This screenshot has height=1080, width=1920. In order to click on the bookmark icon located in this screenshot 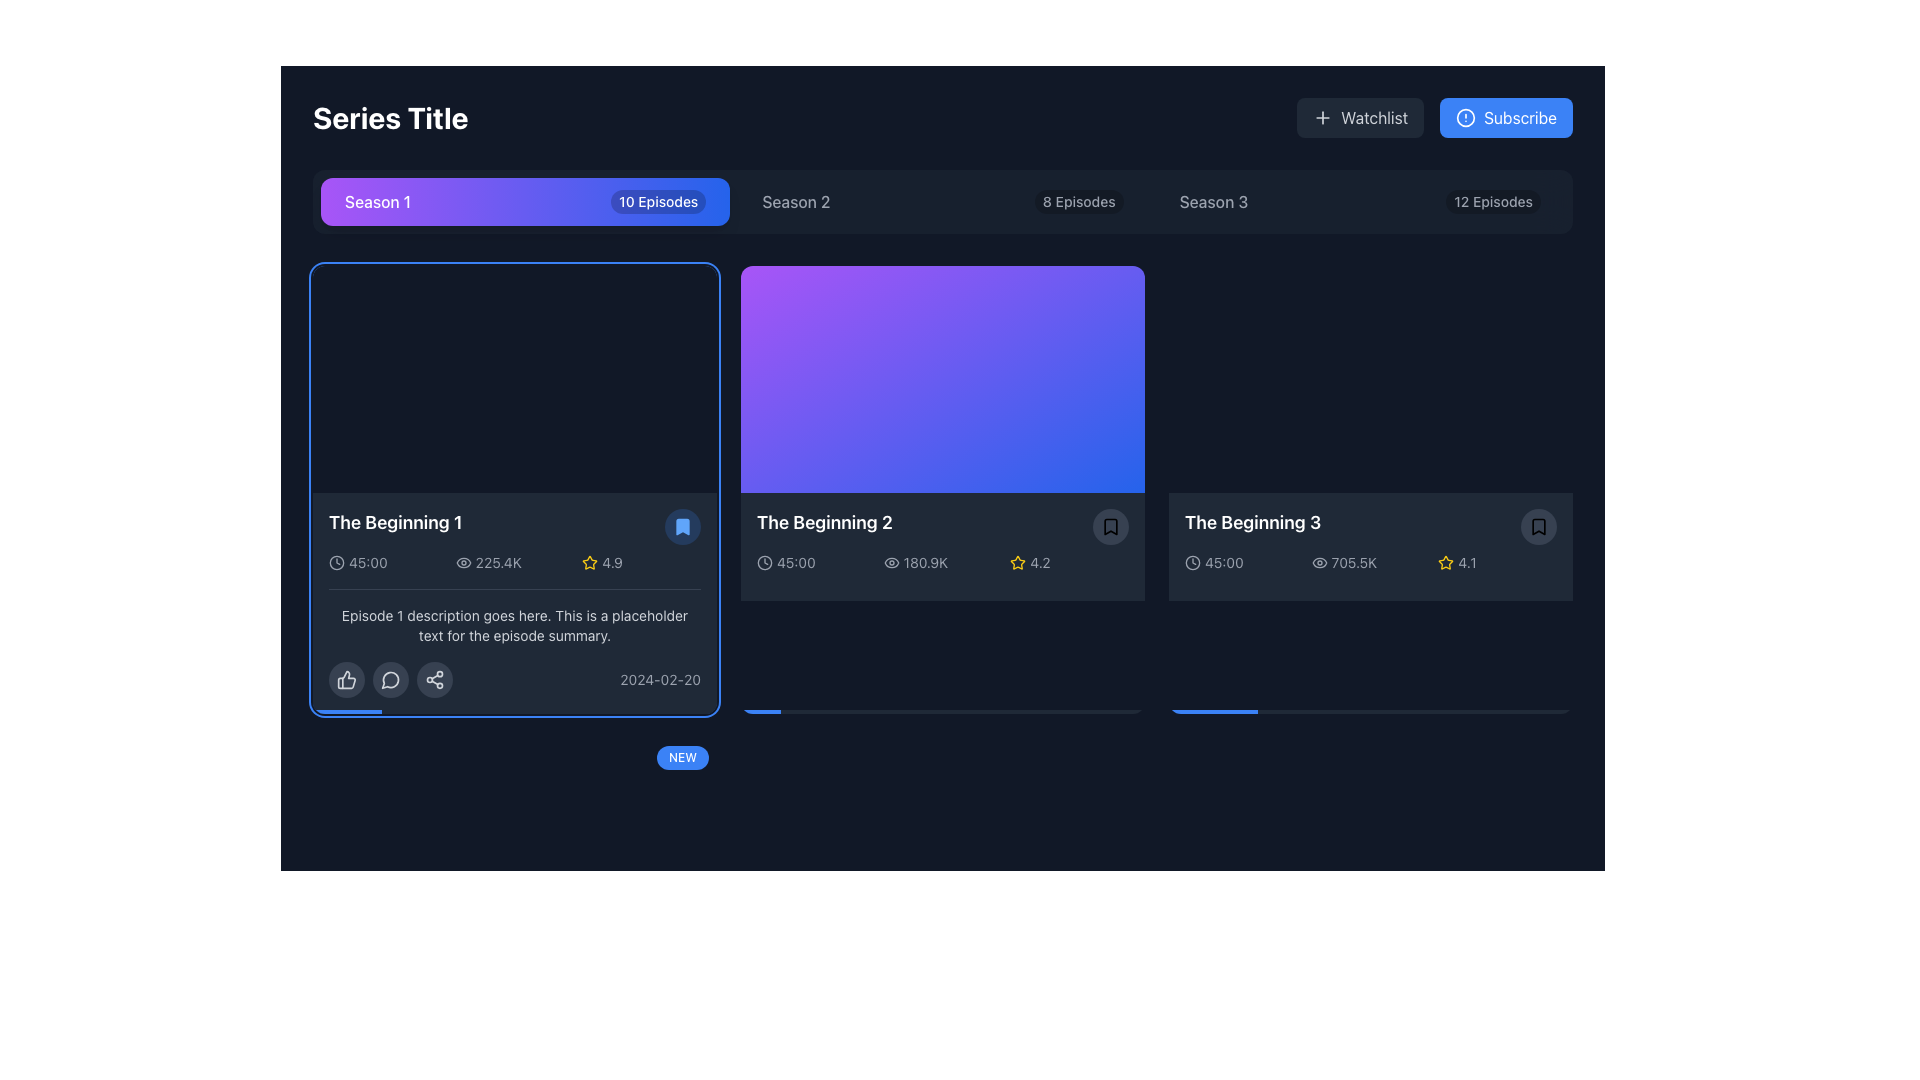, I will do `click(1109, 526)`.